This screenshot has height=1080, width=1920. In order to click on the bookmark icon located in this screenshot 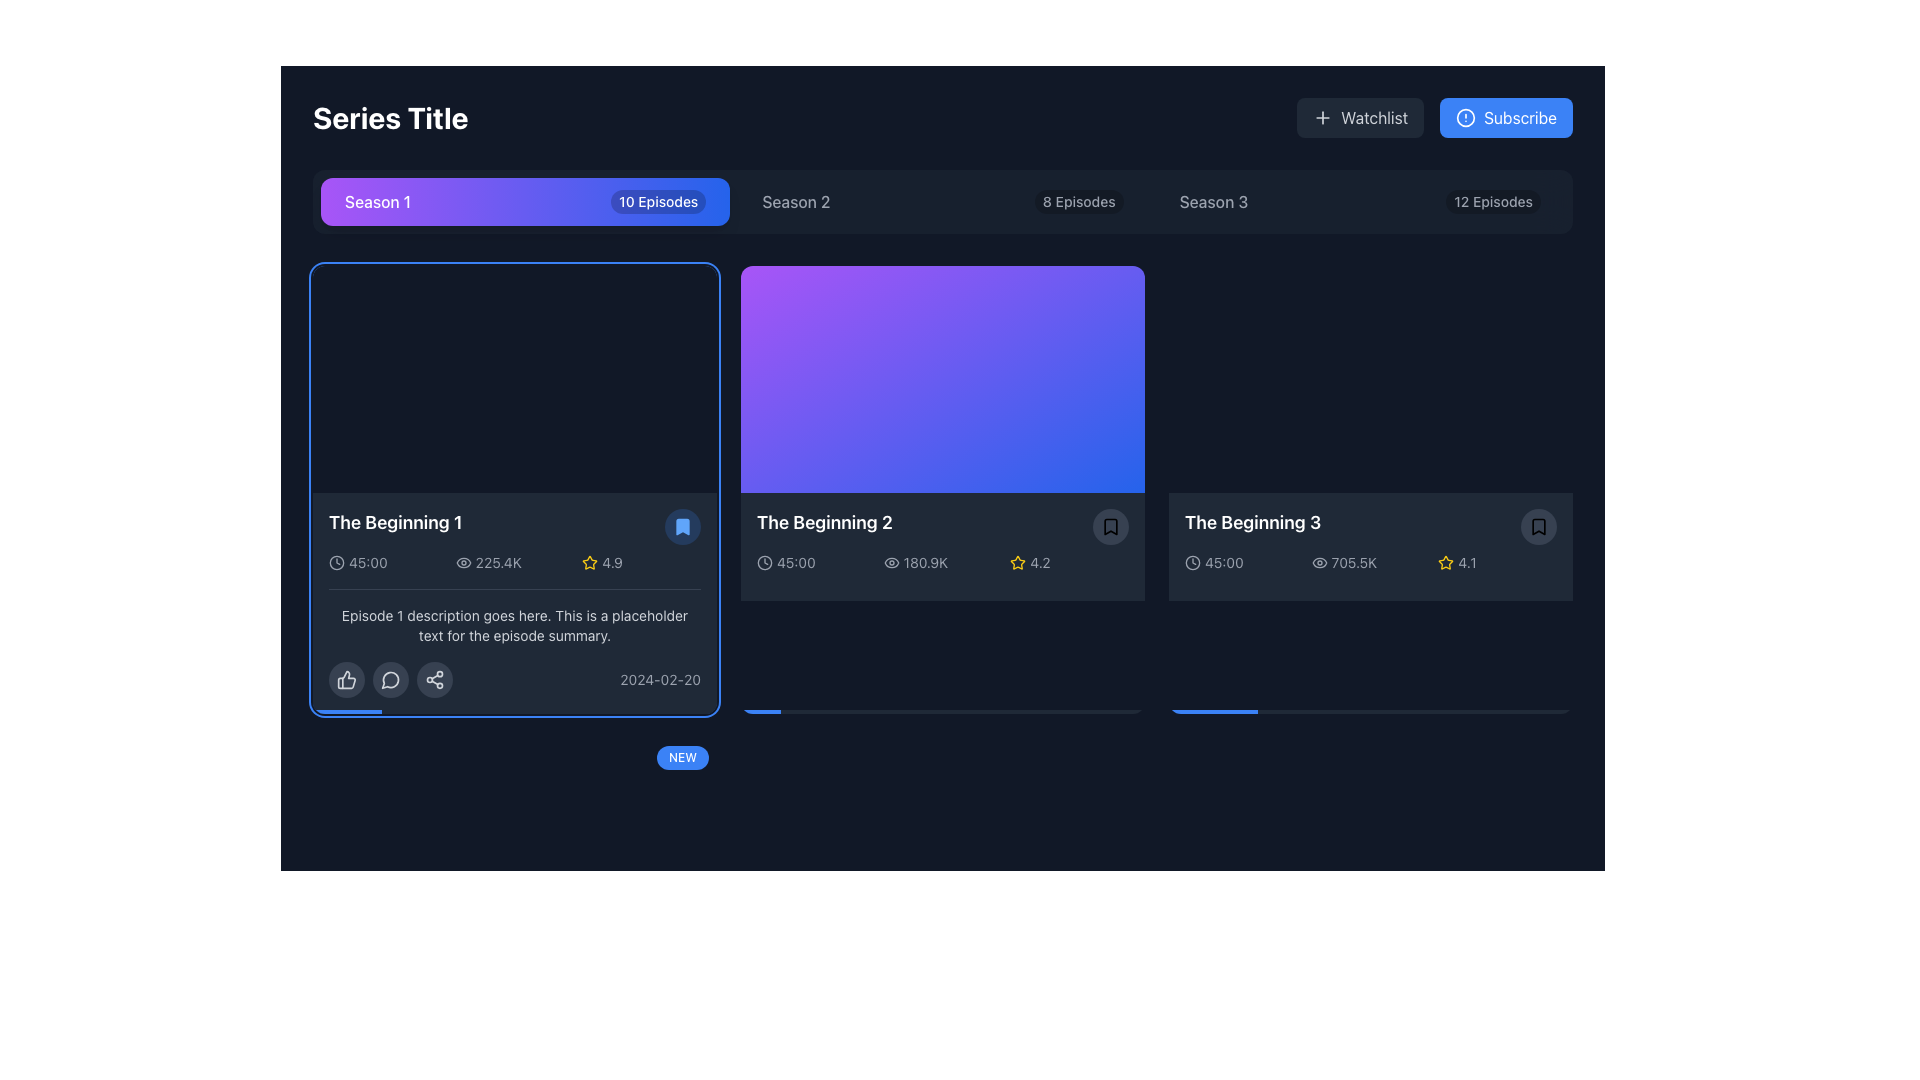, I will do `click(1109, 526)`.